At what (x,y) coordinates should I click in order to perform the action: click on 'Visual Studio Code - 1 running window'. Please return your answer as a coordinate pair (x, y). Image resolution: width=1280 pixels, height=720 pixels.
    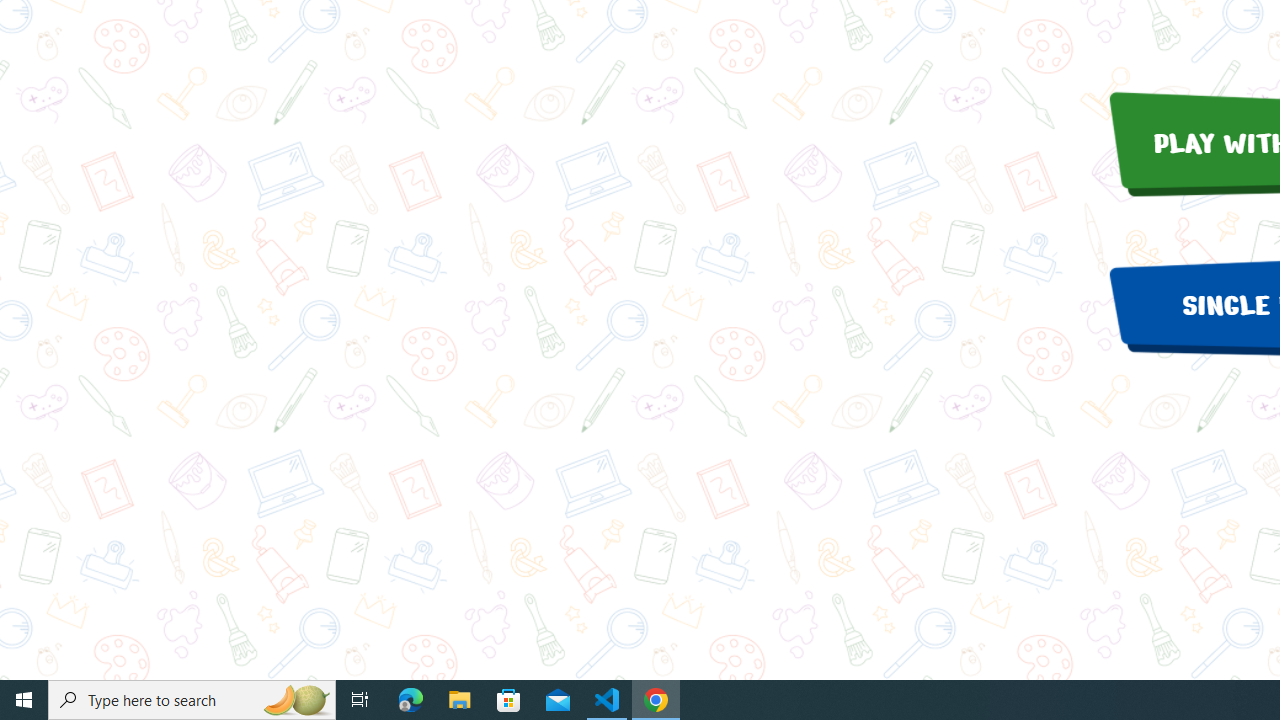
    Looking at the image, I should click on (606, 698).